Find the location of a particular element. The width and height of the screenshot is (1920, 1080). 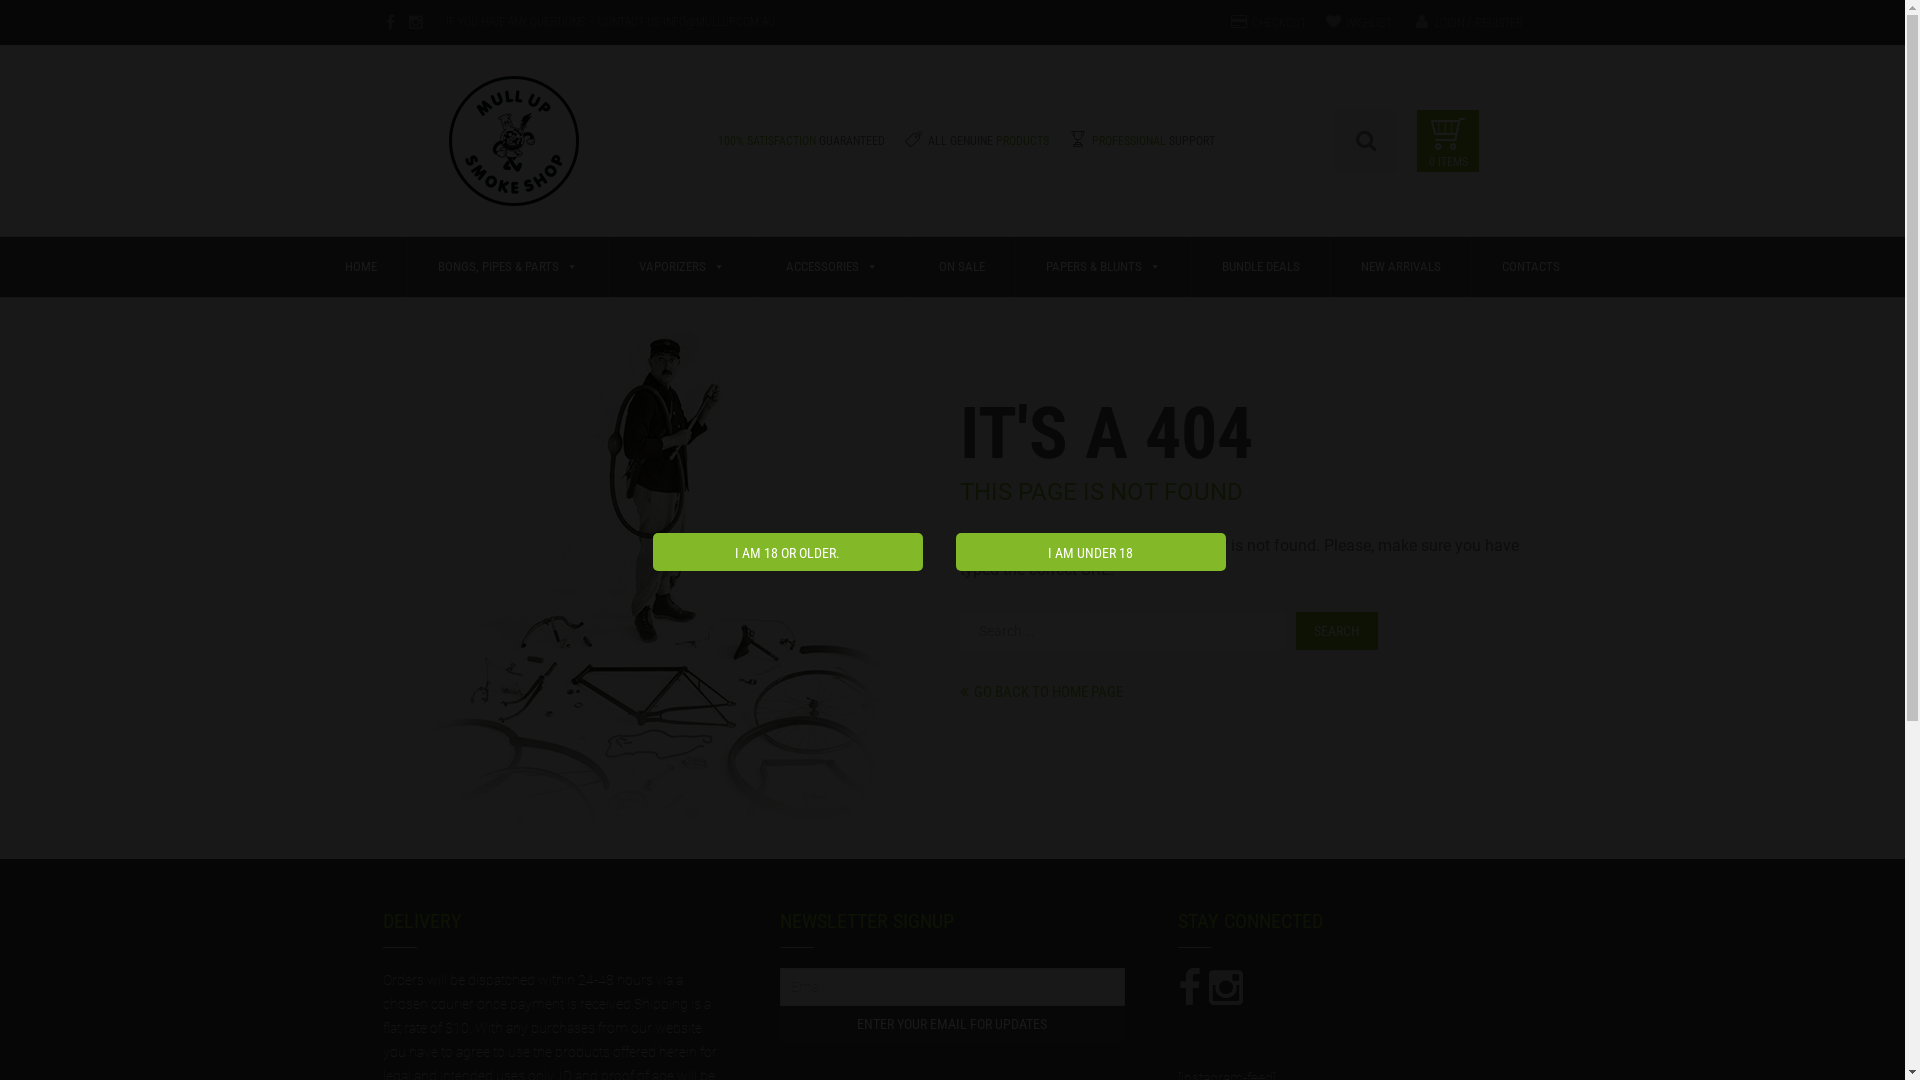

'NEW ARRIVALS' is located at coordinates (1330, 265).